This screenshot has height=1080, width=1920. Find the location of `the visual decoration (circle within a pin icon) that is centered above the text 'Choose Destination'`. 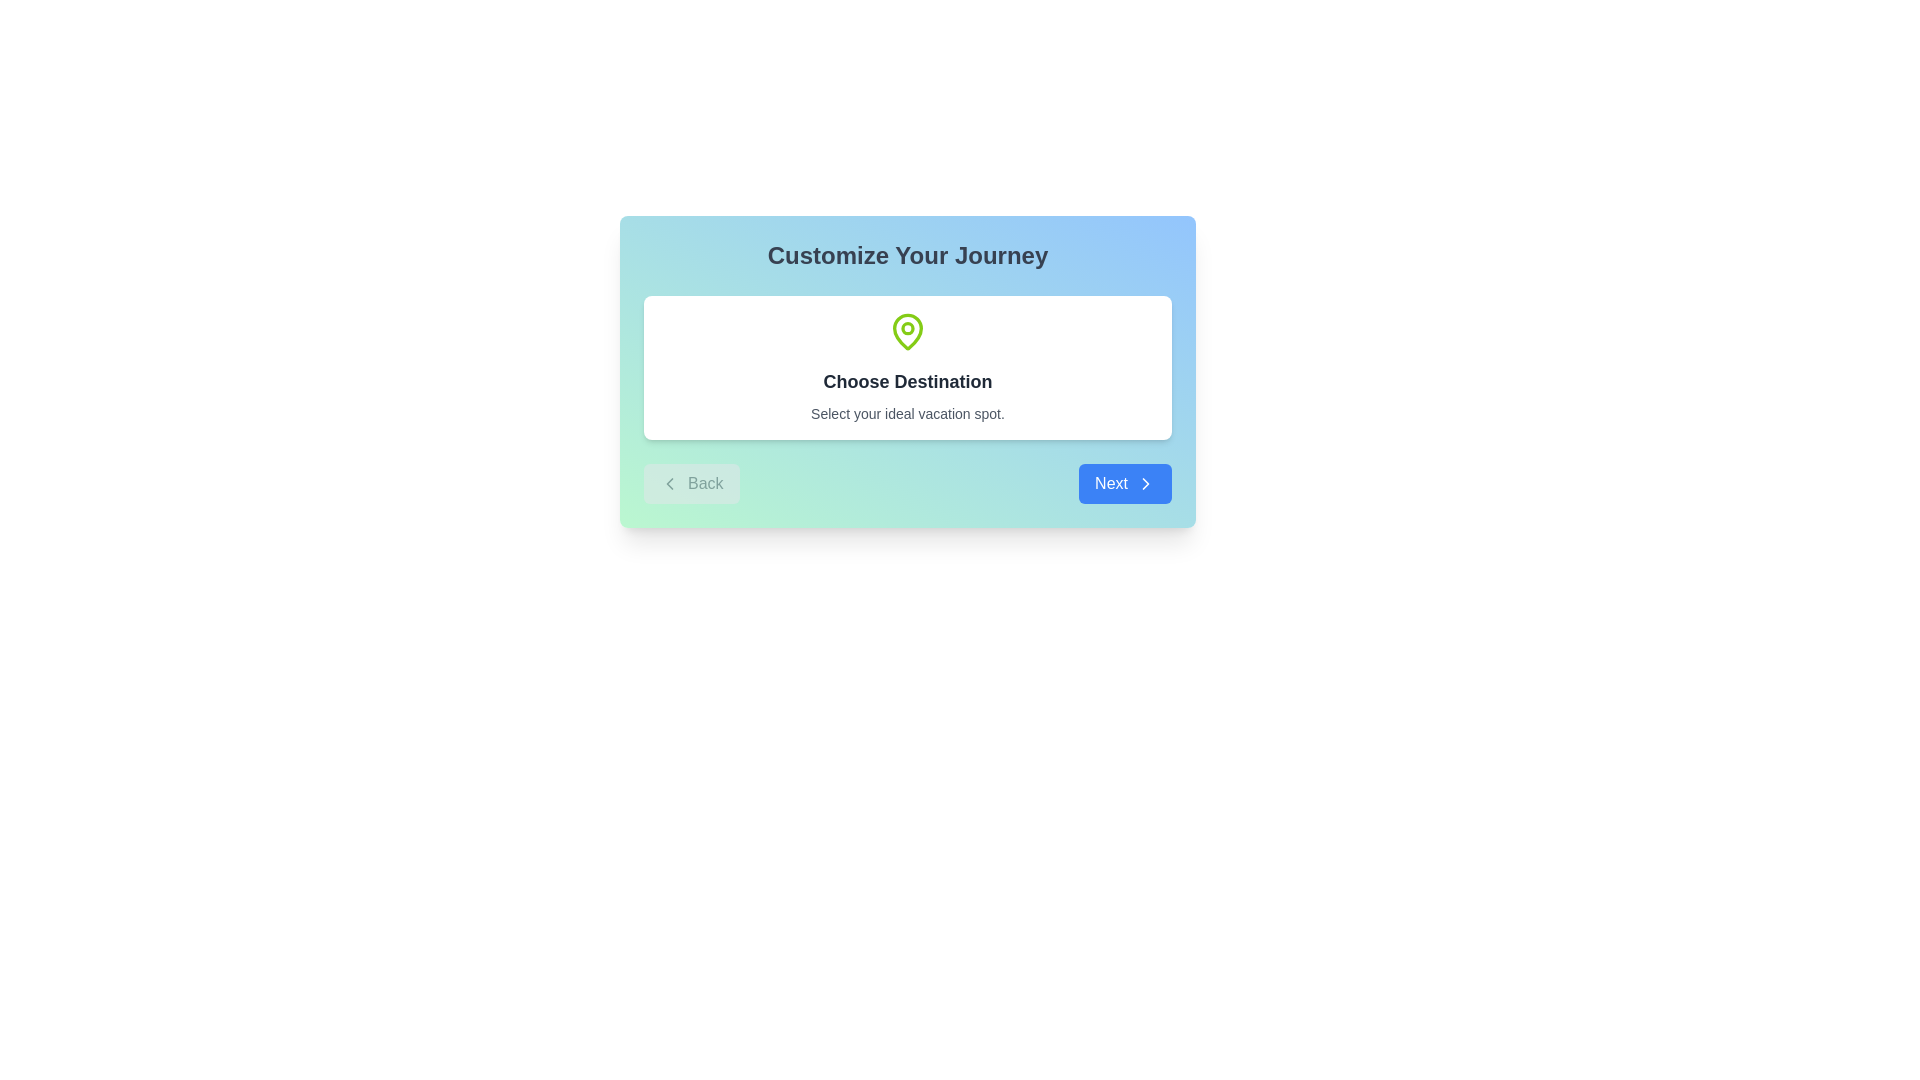

the visual decoration (circle within a pin icon) that is centered above the text 'Choose Destination' is located at coordinates (906, 326).